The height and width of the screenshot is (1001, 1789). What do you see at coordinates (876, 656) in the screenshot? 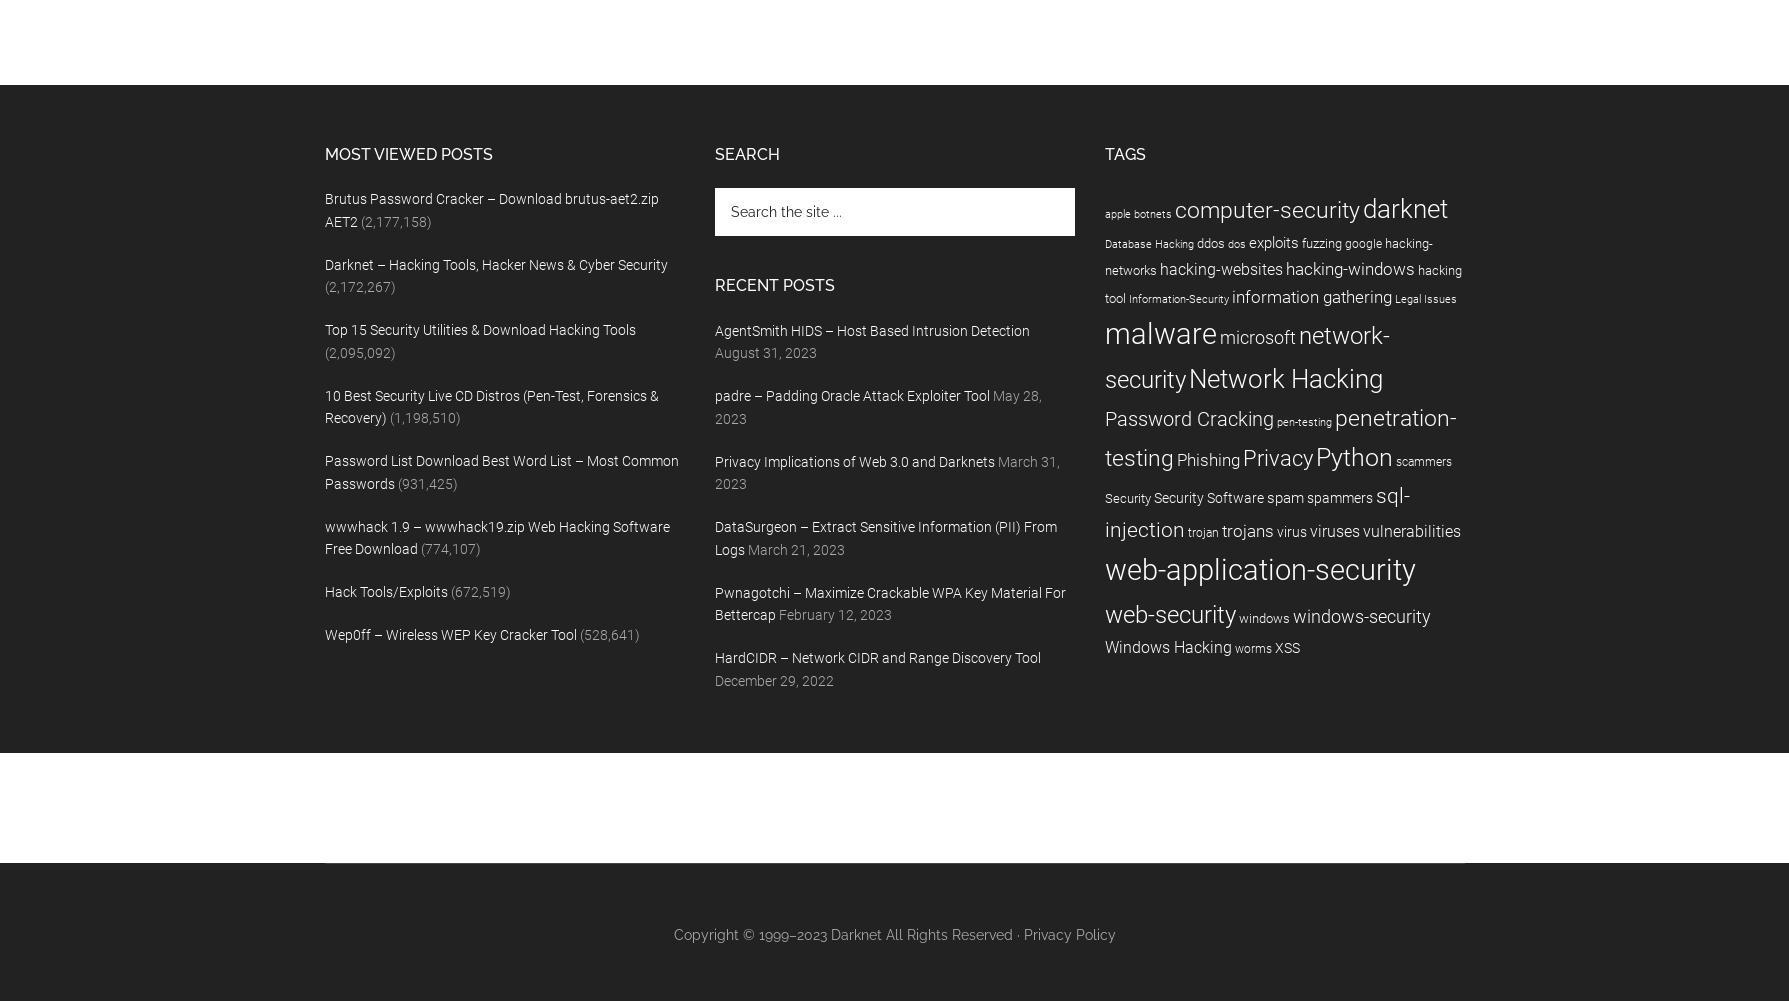
I see `'HardCIDR – Network CIDR and Range Discovery Tool'` at bounding box center [876, 656].